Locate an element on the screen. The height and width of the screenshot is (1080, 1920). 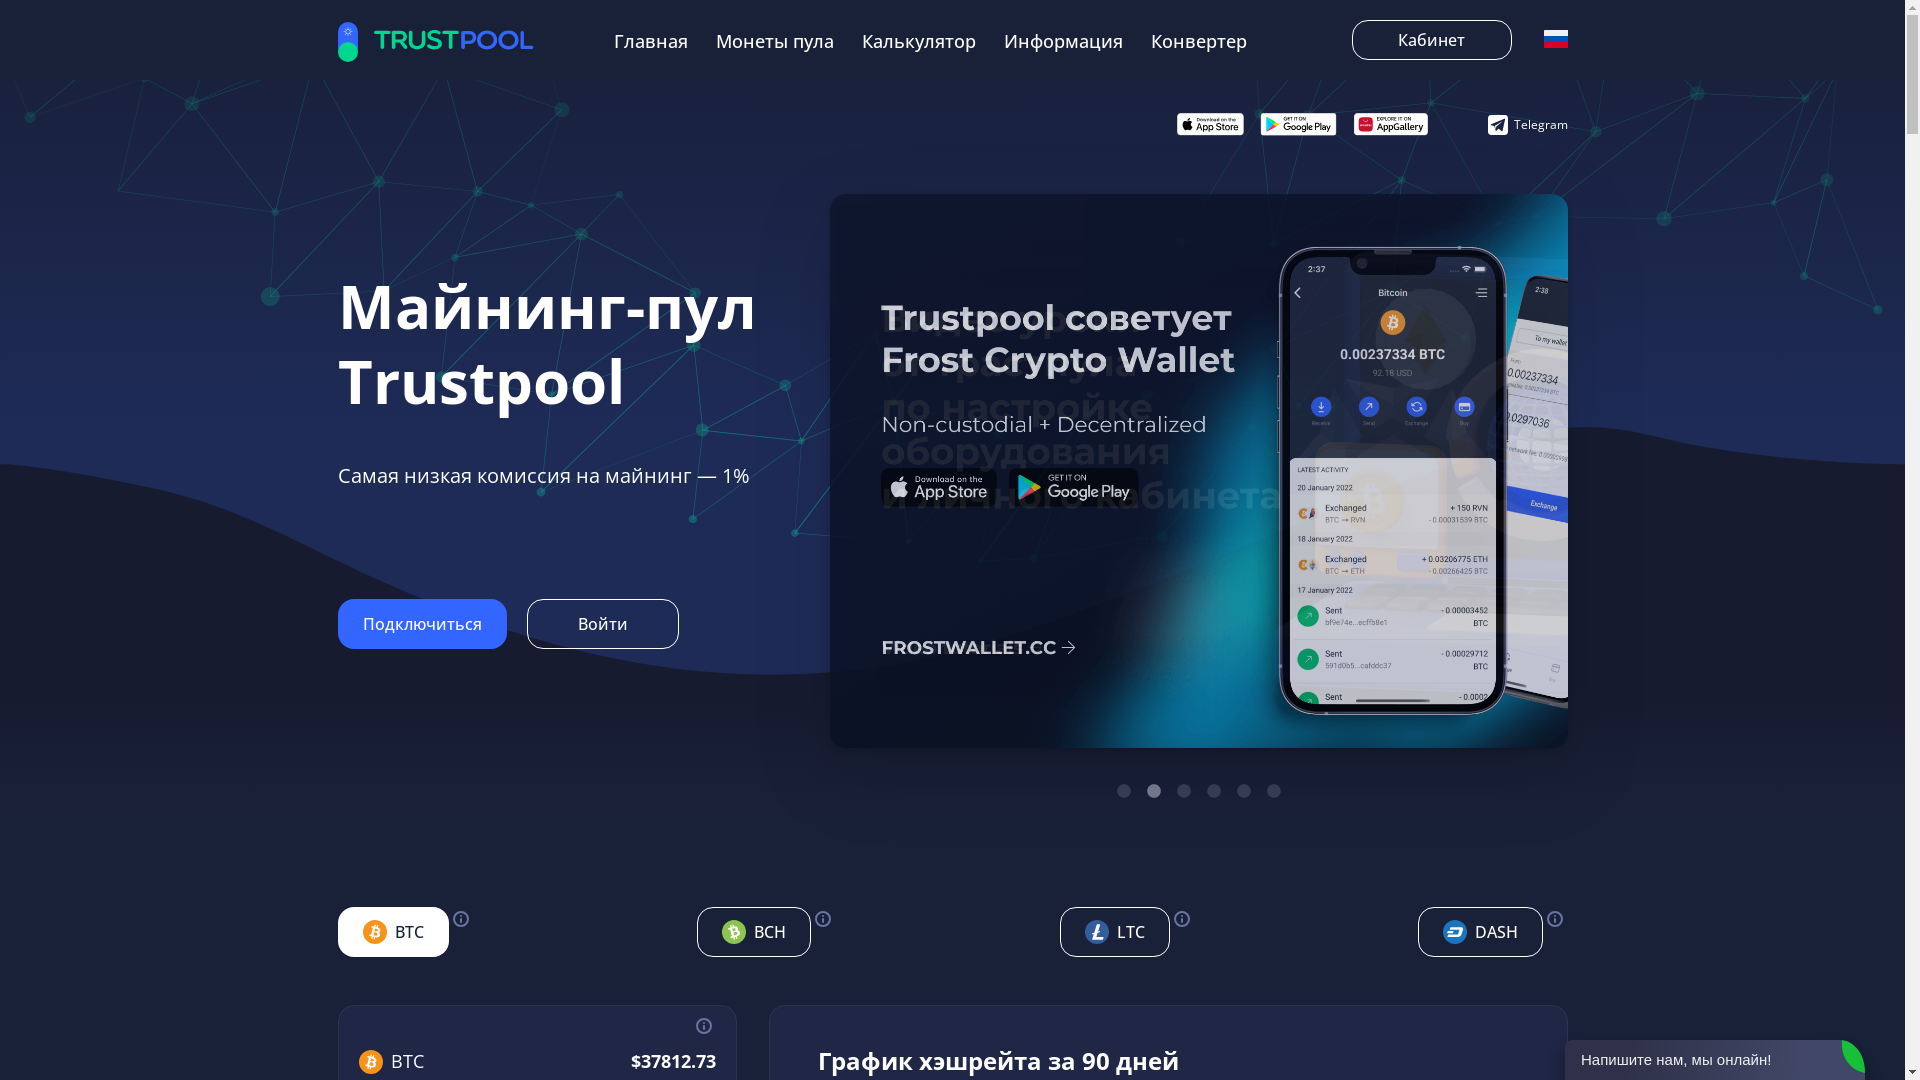
'3' is located at coordinates (1184, 790).